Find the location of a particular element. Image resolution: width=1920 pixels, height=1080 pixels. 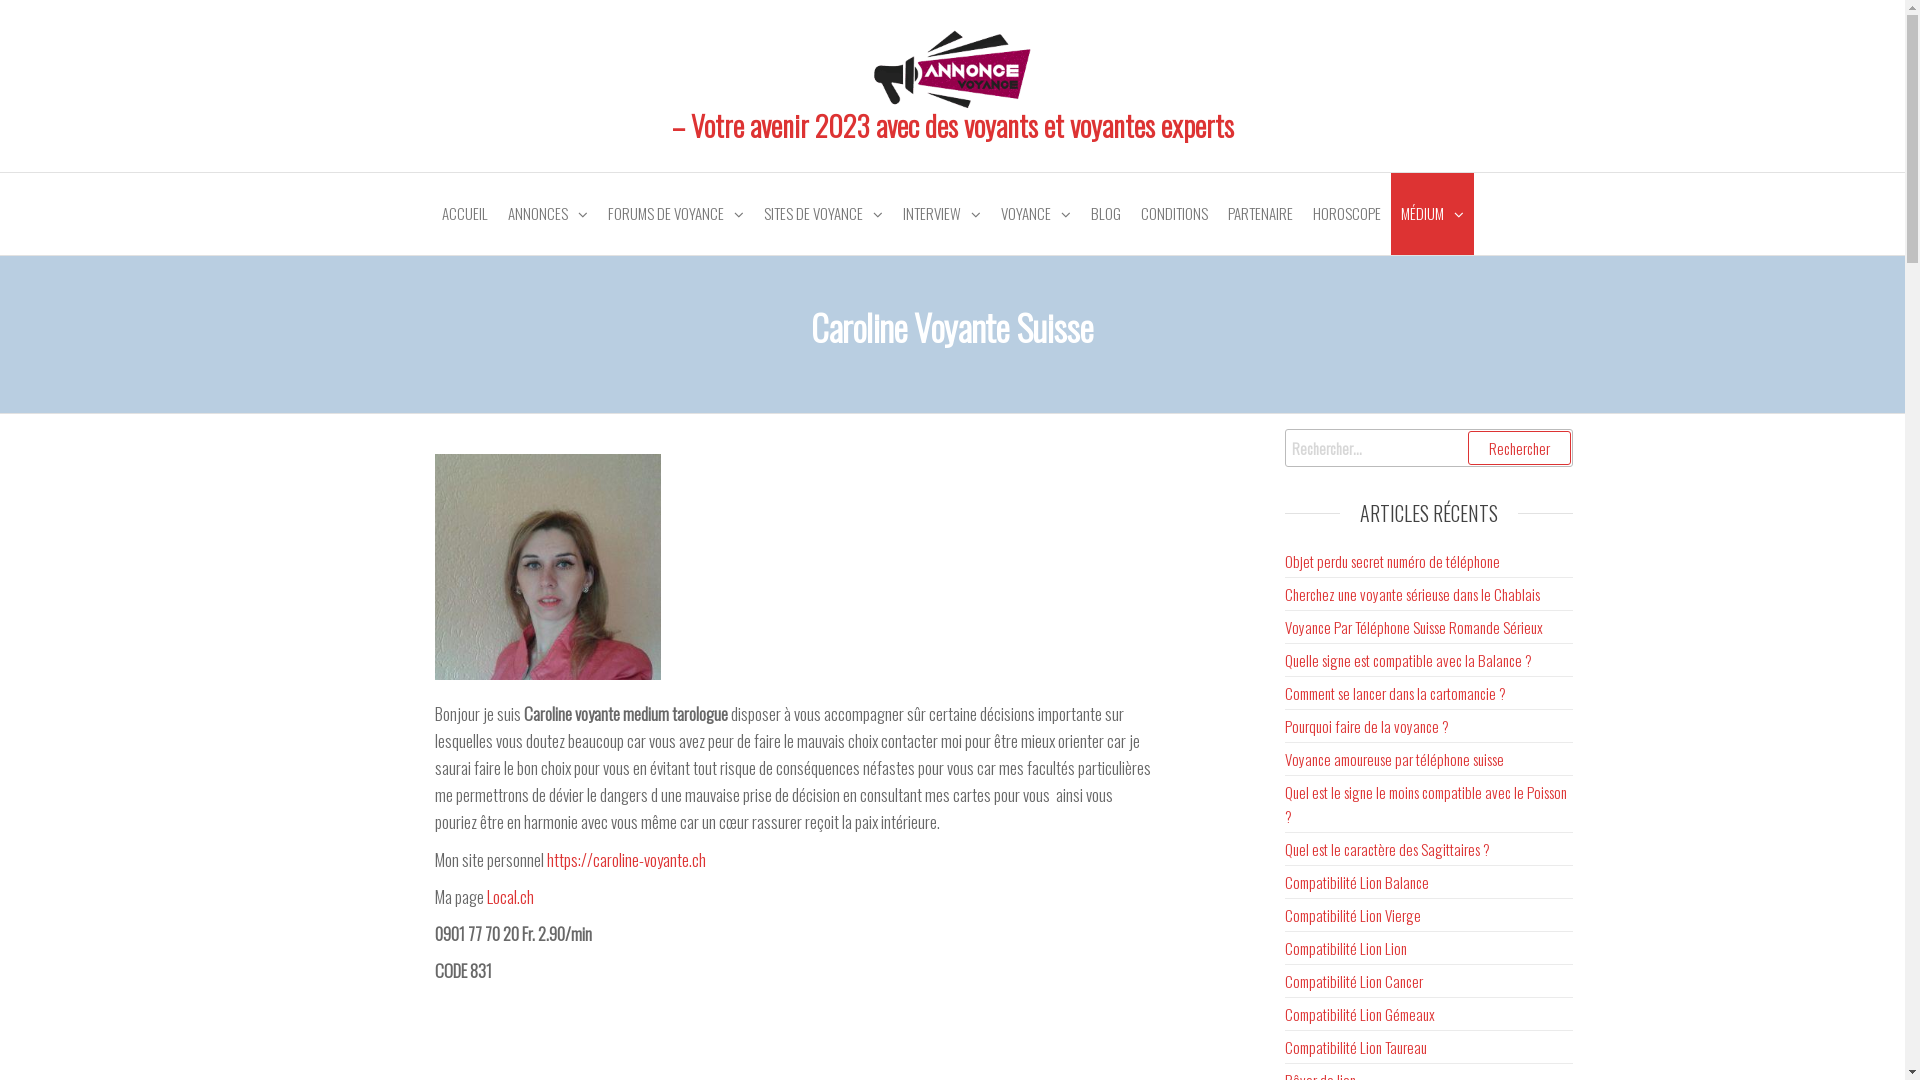

'Comment se lancer dans la cartomancie ?' is located at coordinates (1394, 692).